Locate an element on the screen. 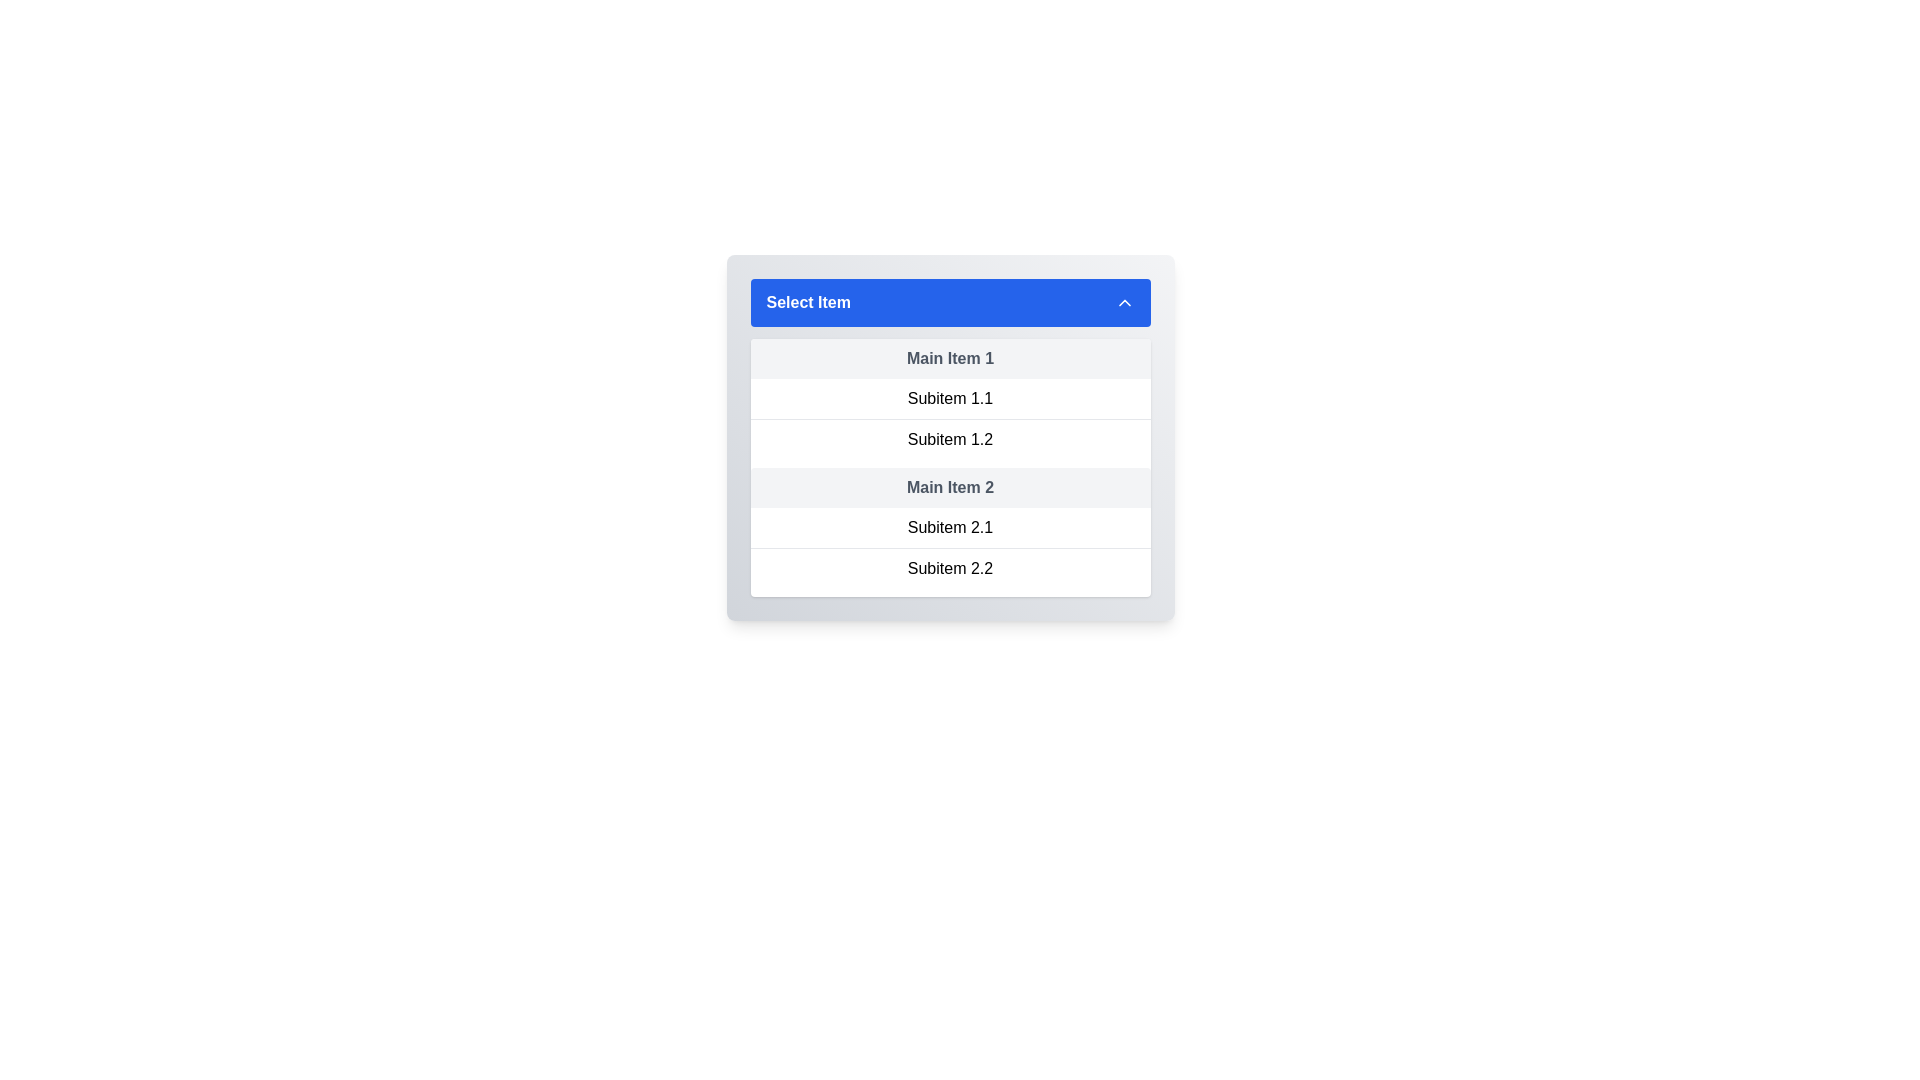 The width and height of the screenshot is (1920, 1080). the subitem 'Subitem 1.1' of the collapsible list item titled 'Main Item 1' is located at coordinates (949, 403).